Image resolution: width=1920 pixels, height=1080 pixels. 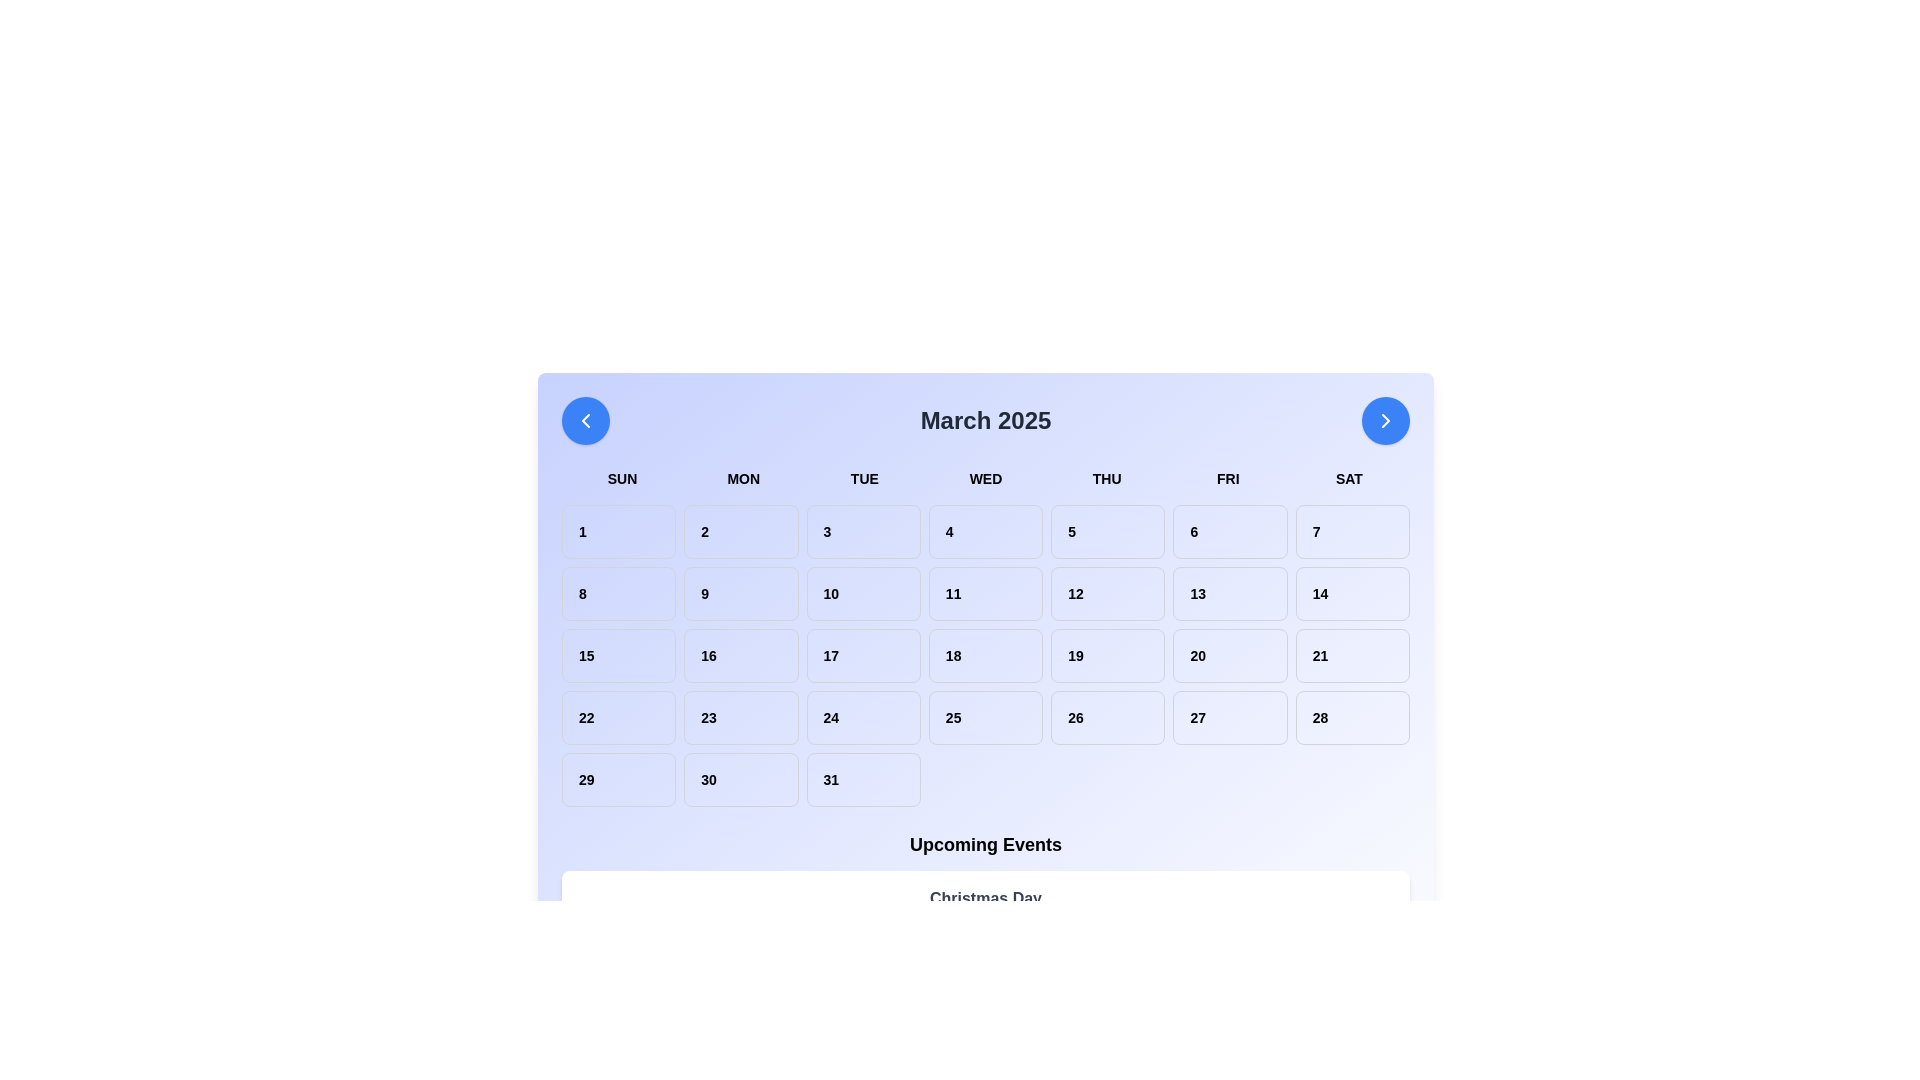 I want to click on the clickable day cell displaying the number '22' in a calendar grid, which has a light blue background and a gray border, so click(x=618, y=716).